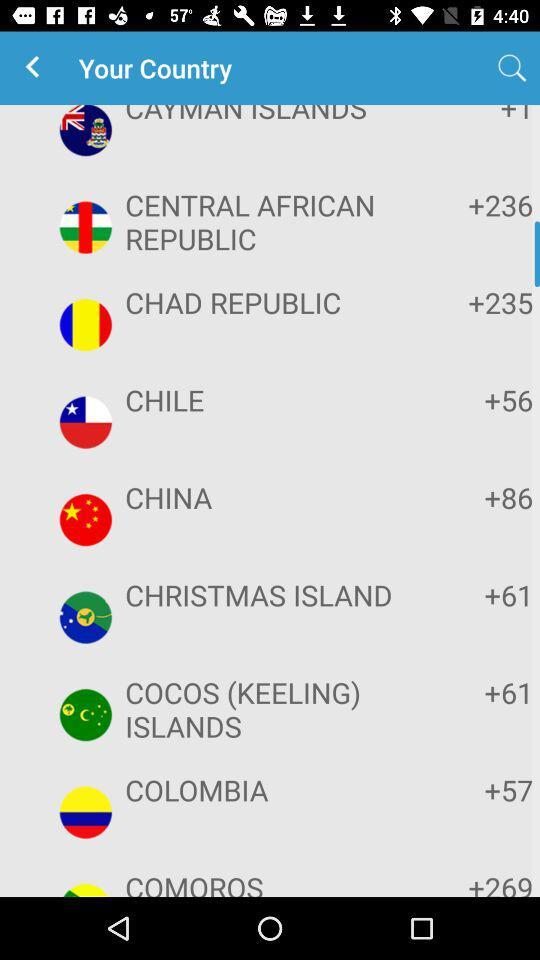  Describe the element at coordinates (267, 115) in the screenshot. I see `the app above the central african republic` at that location.